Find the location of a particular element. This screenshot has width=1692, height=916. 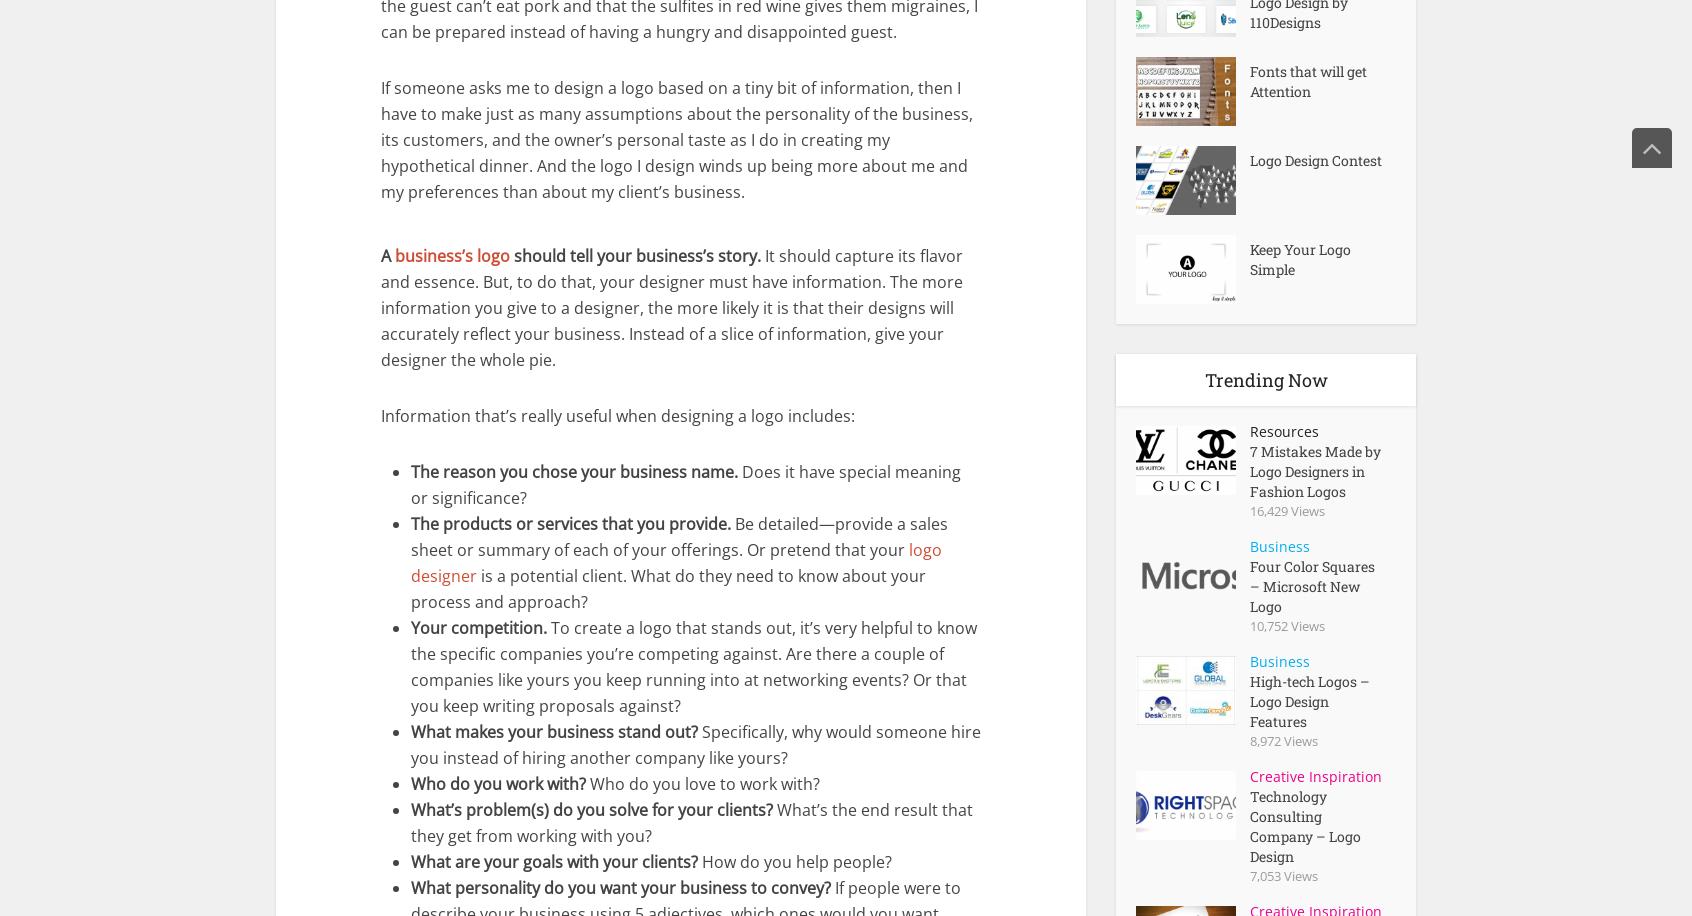

'What’s the end result that they get from working with you?' is located at coordinates (410, 823).